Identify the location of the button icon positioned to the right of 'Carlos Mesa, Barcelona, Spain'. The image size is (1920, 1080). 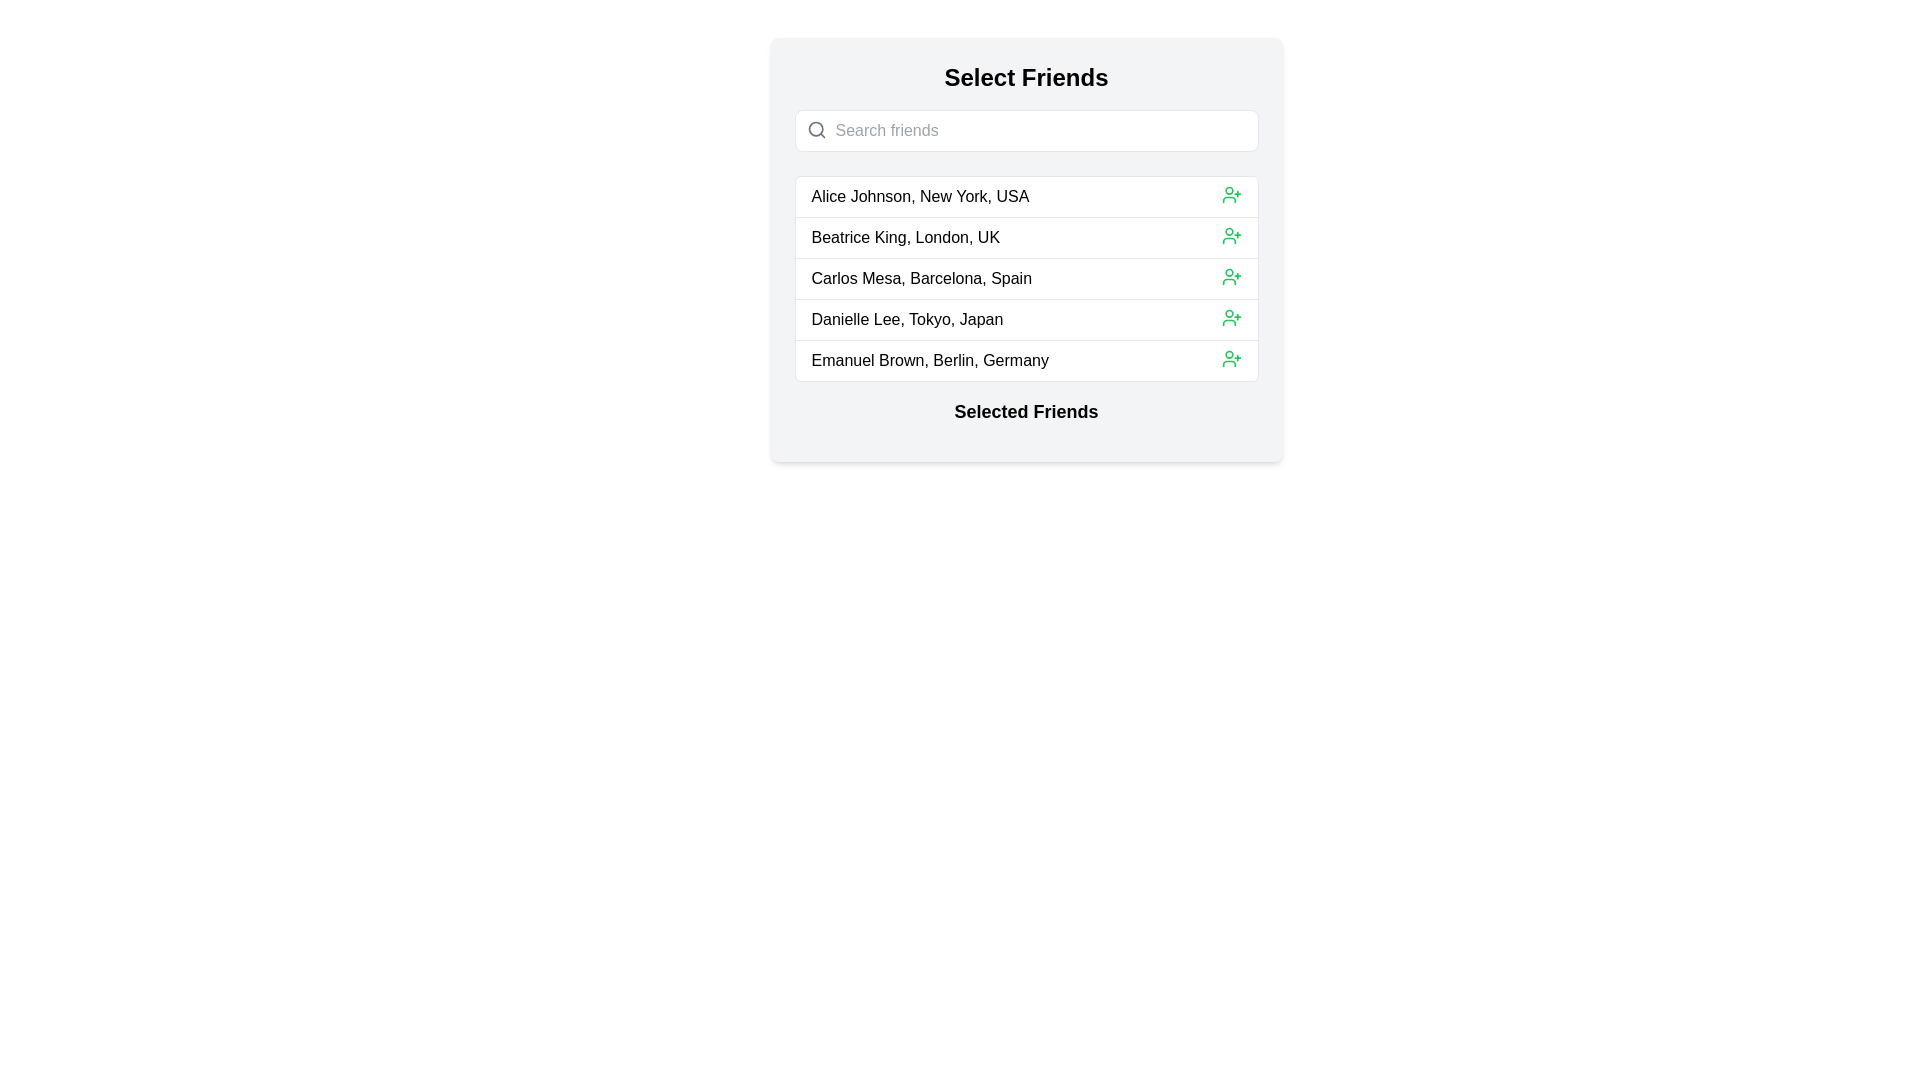
(1230, 277).